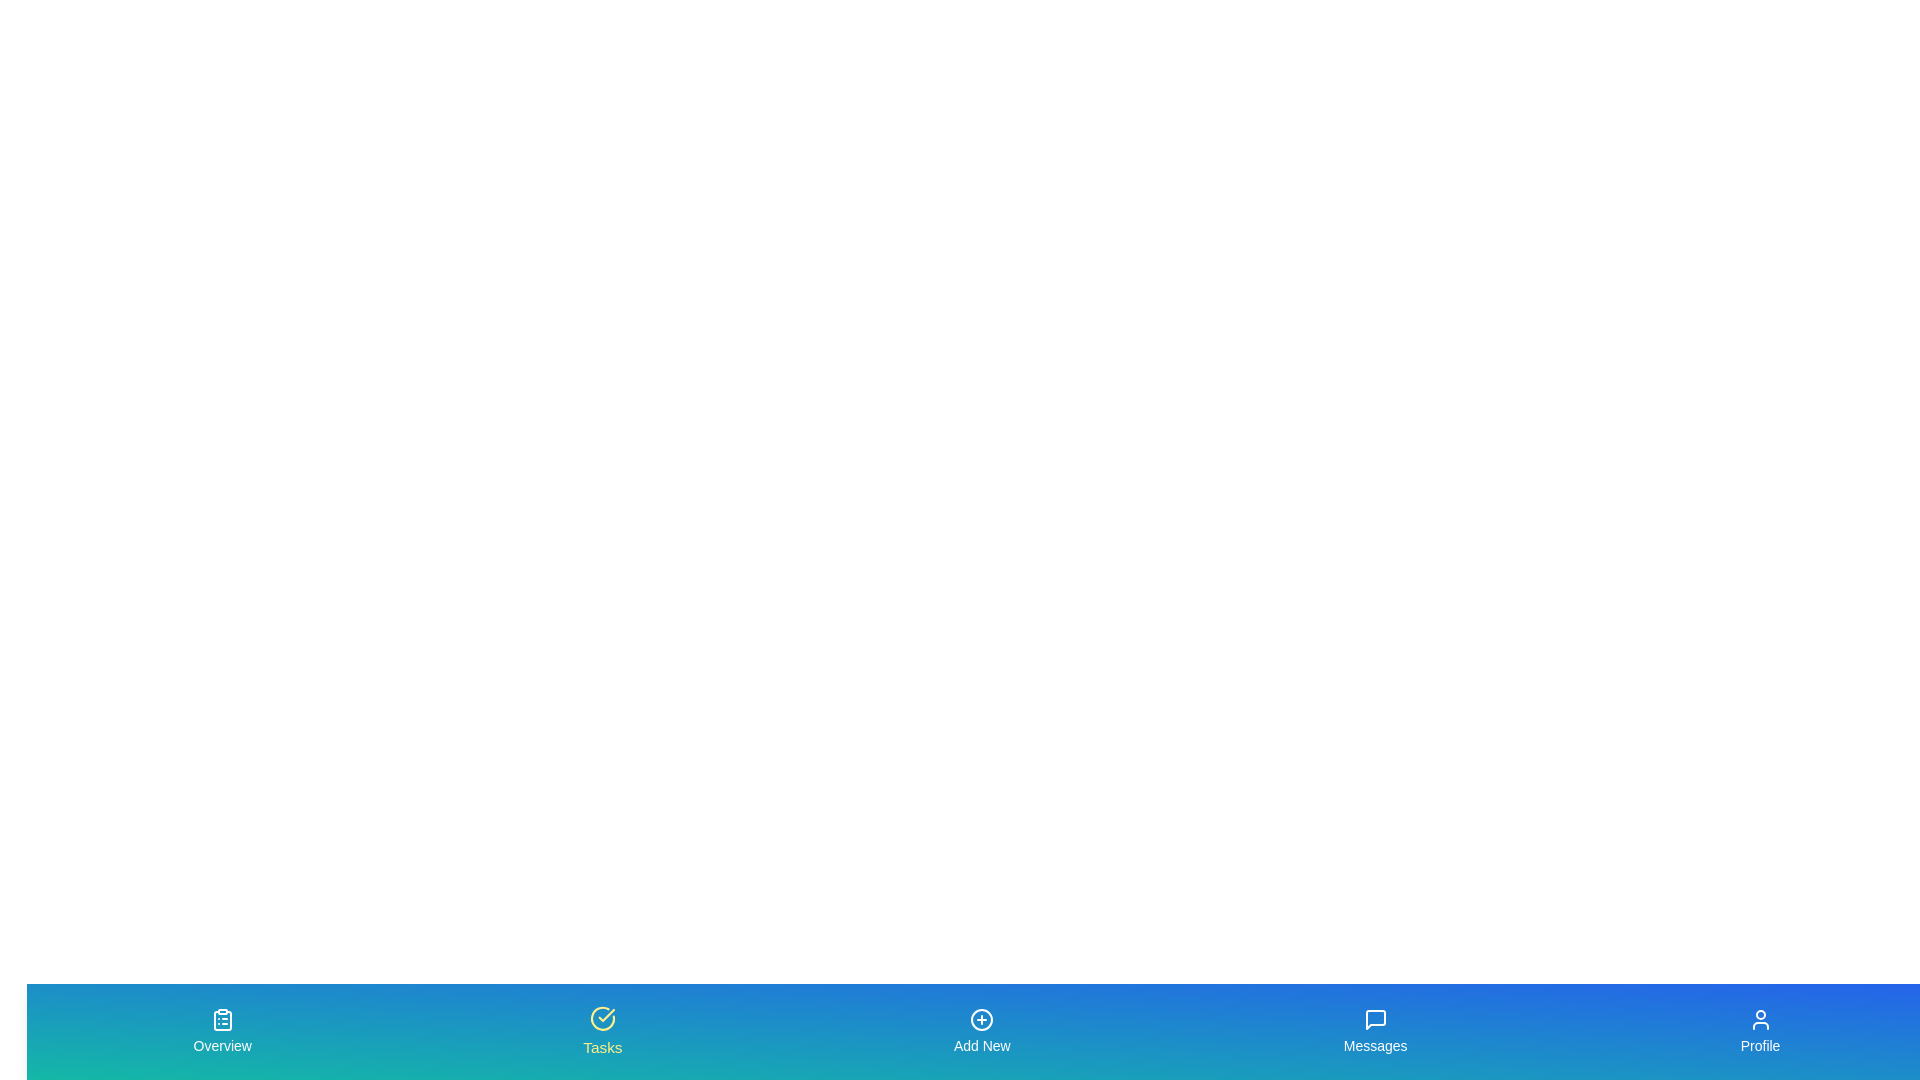 The image size is (1920, 1080). What do you see at coordinates (600, 1032) in the screenshot?
I see `the tab Tasks by clicking on its button` at bounding box center [600, 1032].